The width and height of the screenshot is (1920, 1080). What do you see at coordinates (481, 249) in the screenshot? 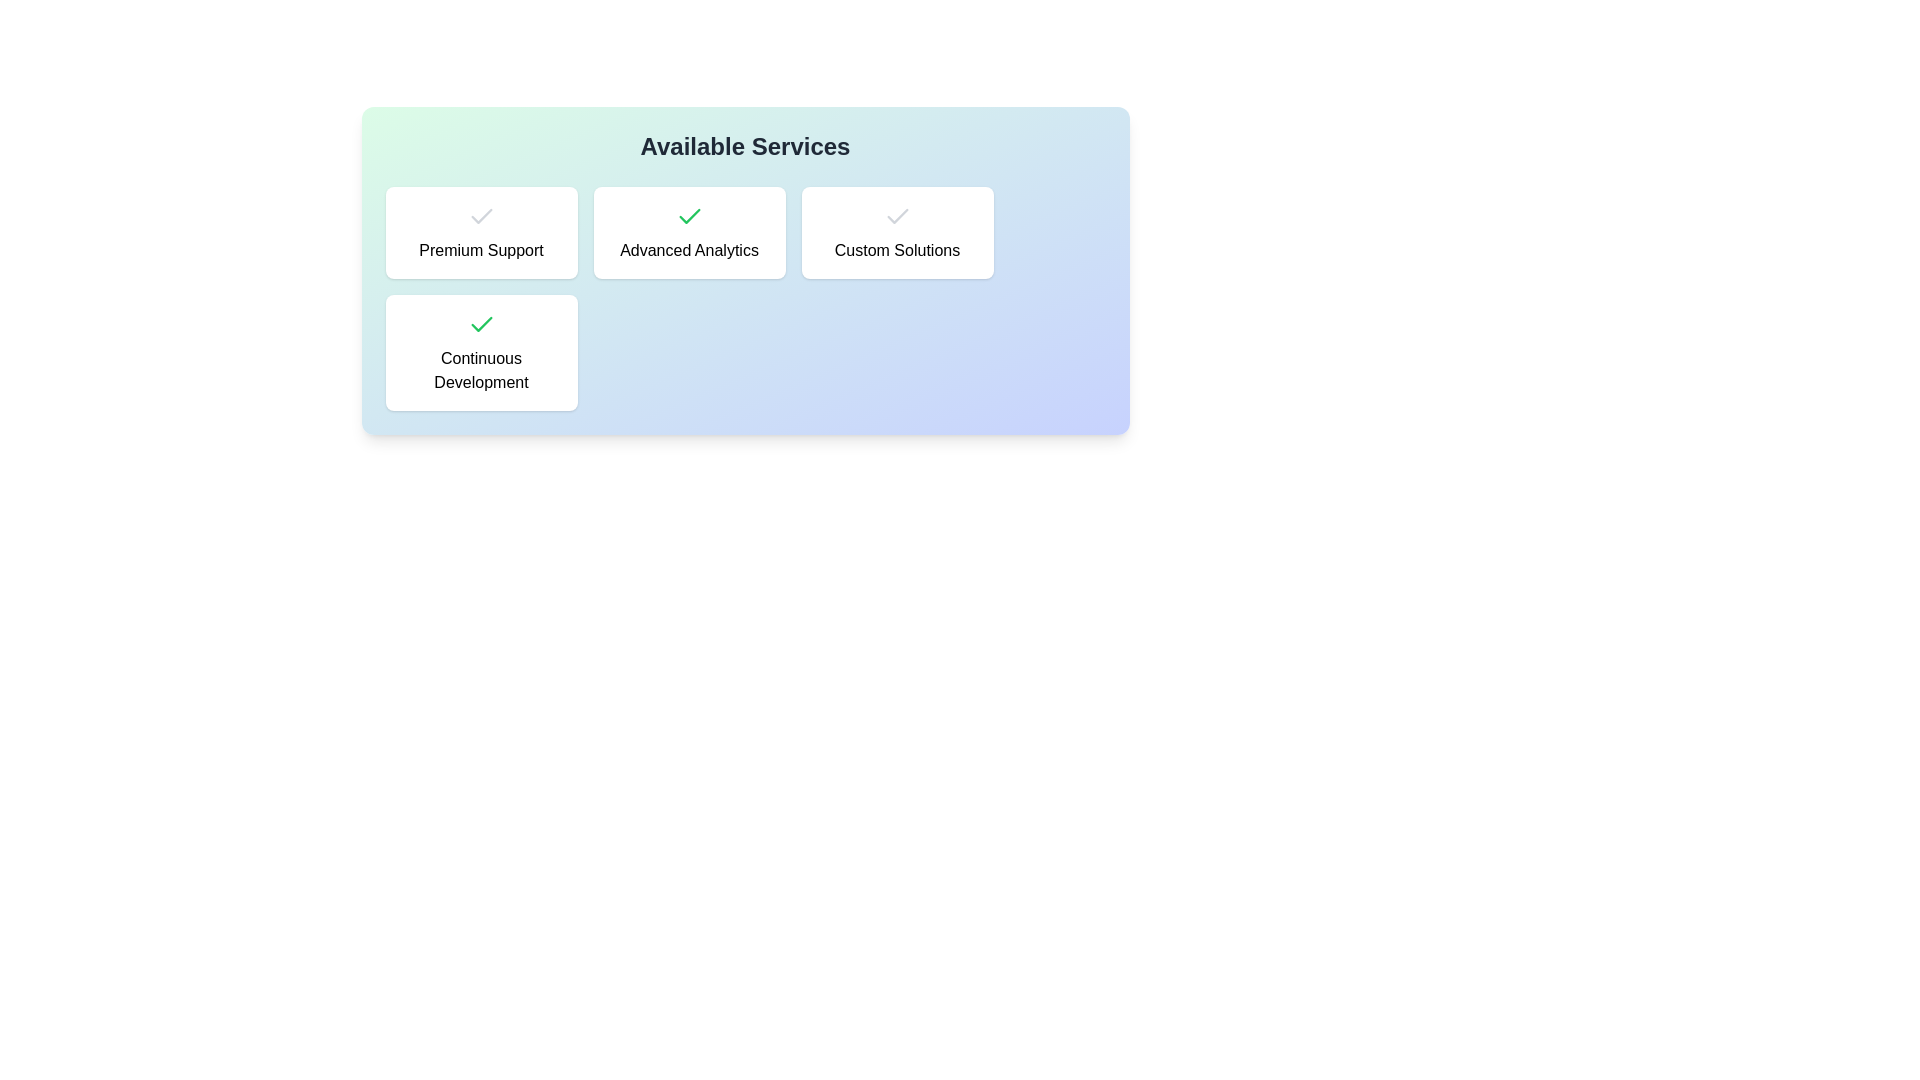
I see `text content of the 'Premium Support' static text, which is centrally located in the first card of the service options grid` at bounding box center [481, 249].